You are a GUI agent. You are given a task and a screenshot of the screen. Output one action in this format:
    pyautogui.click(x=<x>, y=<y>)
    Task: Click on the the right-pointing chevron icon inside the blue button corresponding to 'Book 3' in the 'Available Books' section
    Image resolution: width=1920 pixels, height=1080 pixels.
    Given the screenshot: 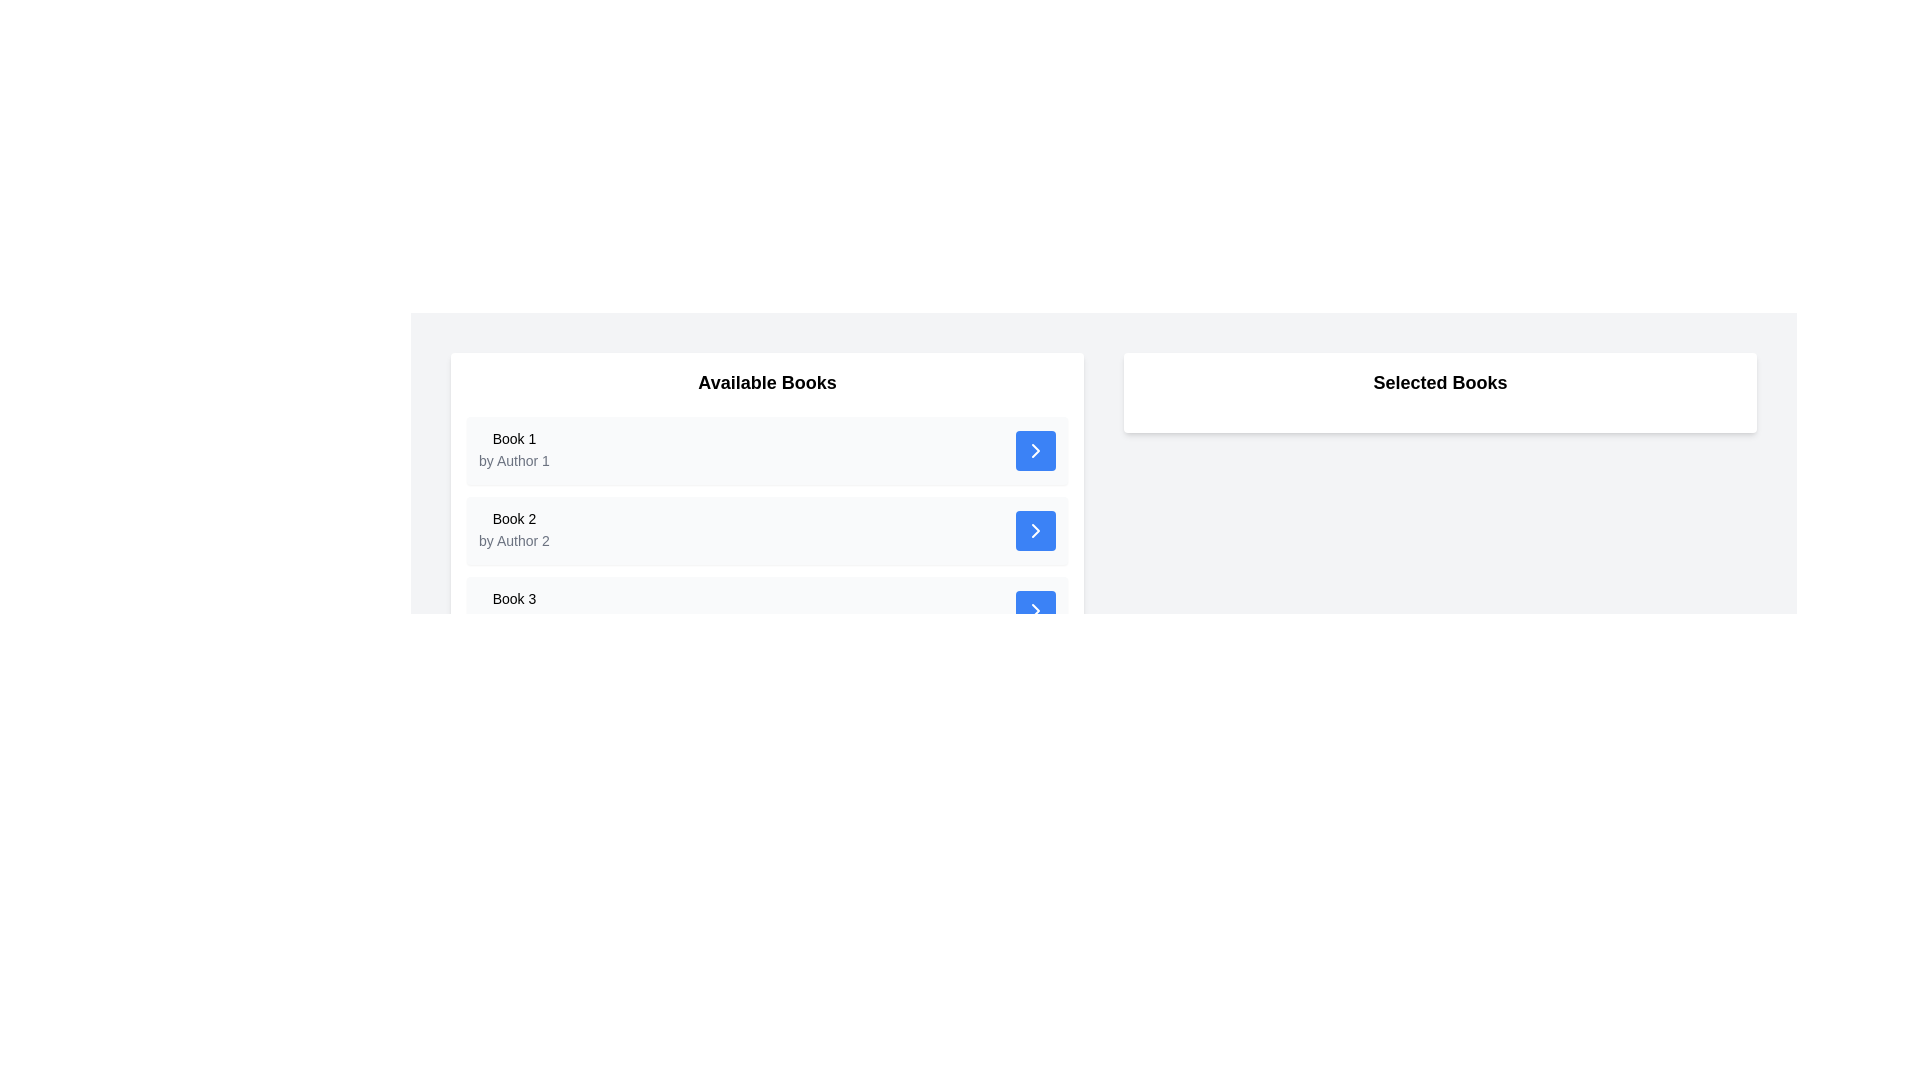 What is the action you would take?
    pyautogui.click(x=1036, y=609)
    